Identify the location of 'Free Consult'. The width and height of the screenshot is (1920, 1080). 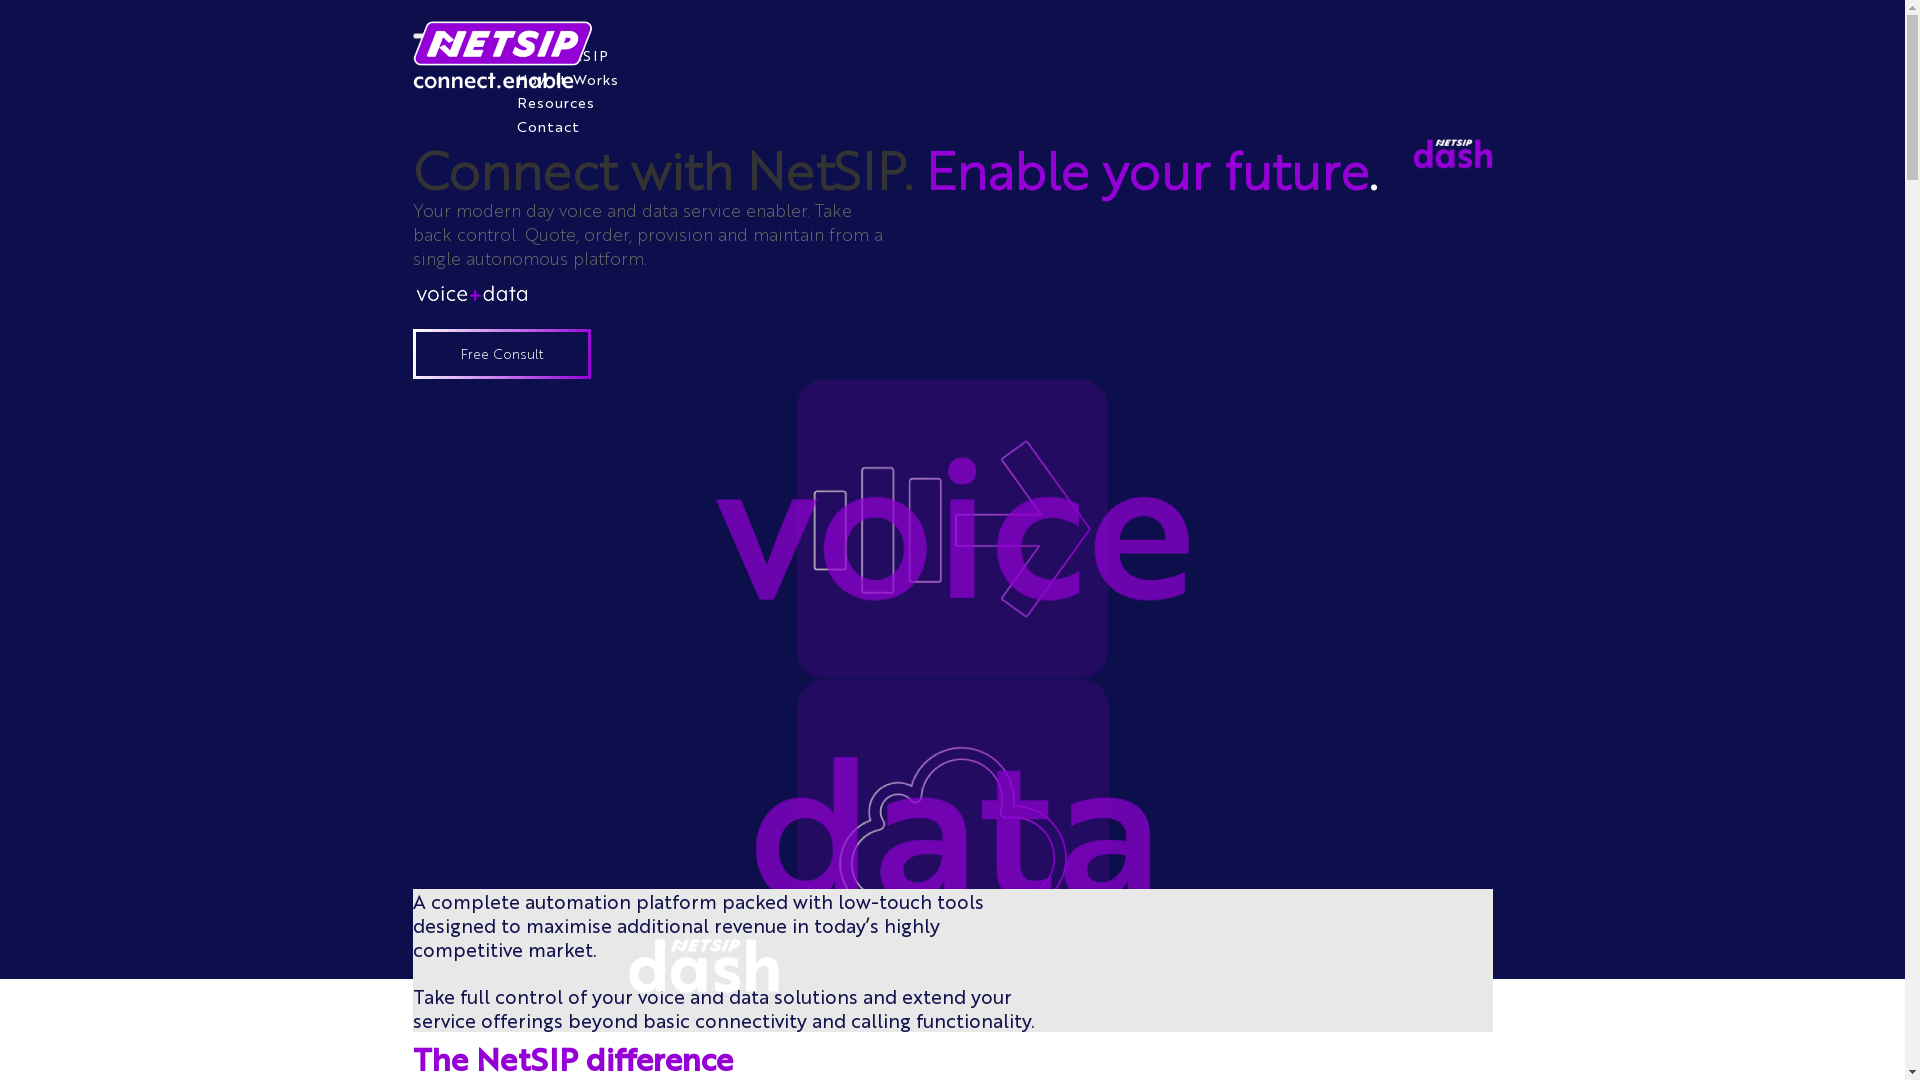
(500, 353).